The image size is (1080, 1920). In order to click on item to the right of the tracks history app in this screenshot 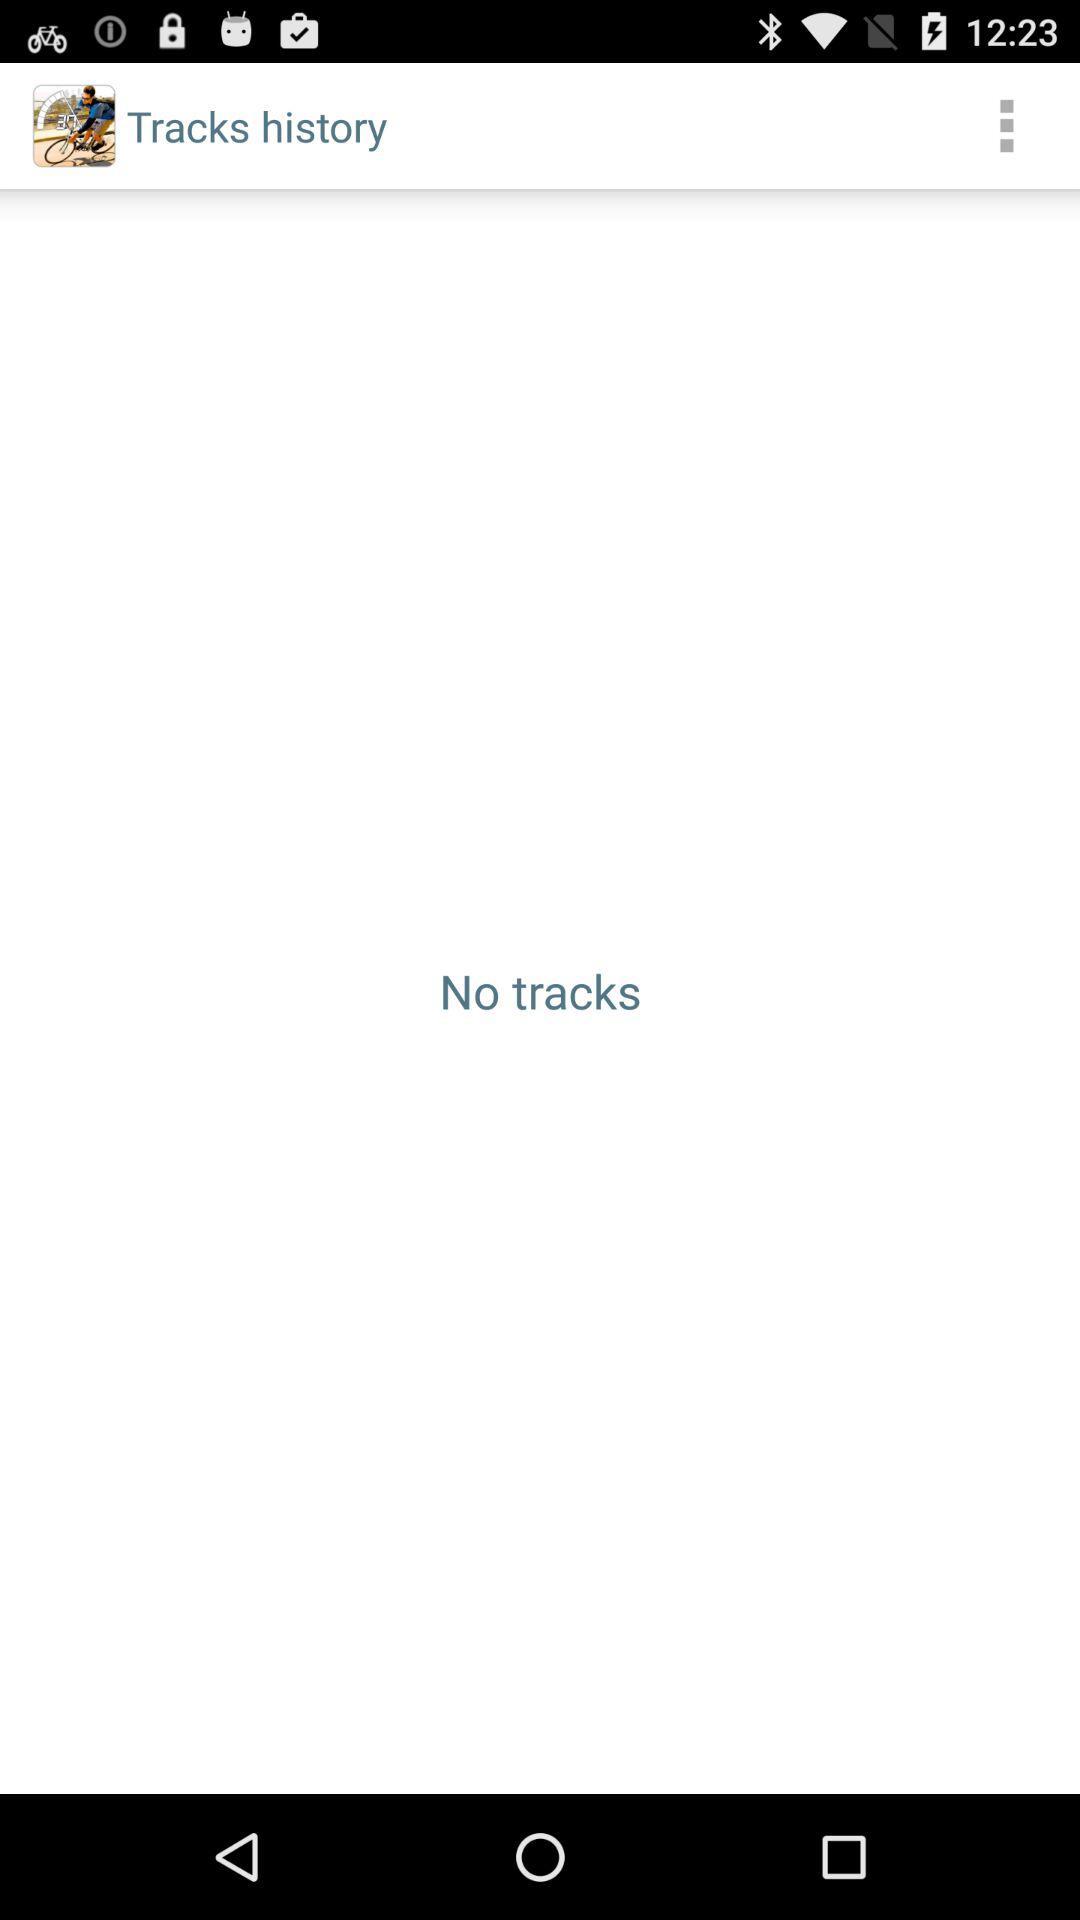, I will do `click(1006, 124)`.